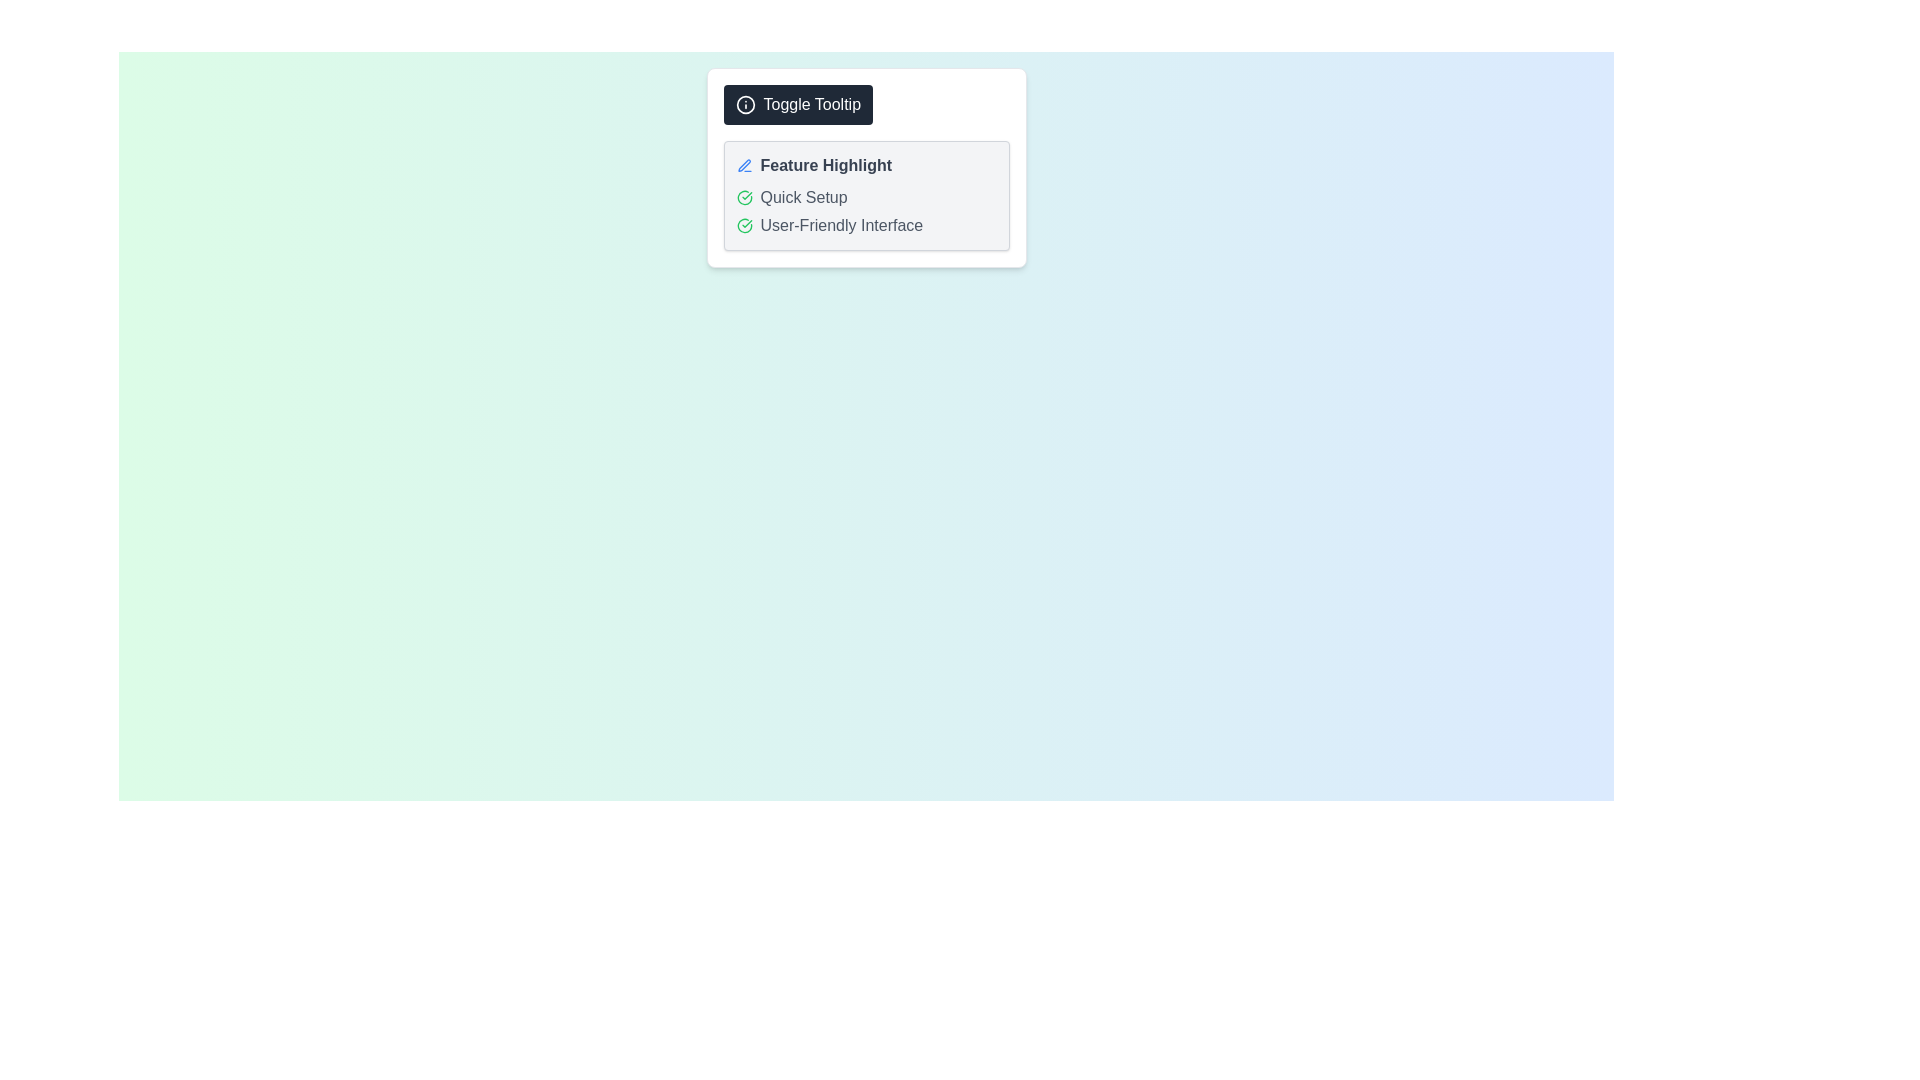 This screenshot has width=1920, height=1080. I want to click on the general appearance of the circular green-bordered icon with a check mark inside, located to the left of the text 'User-Friendly Interface', so click(743, 225).